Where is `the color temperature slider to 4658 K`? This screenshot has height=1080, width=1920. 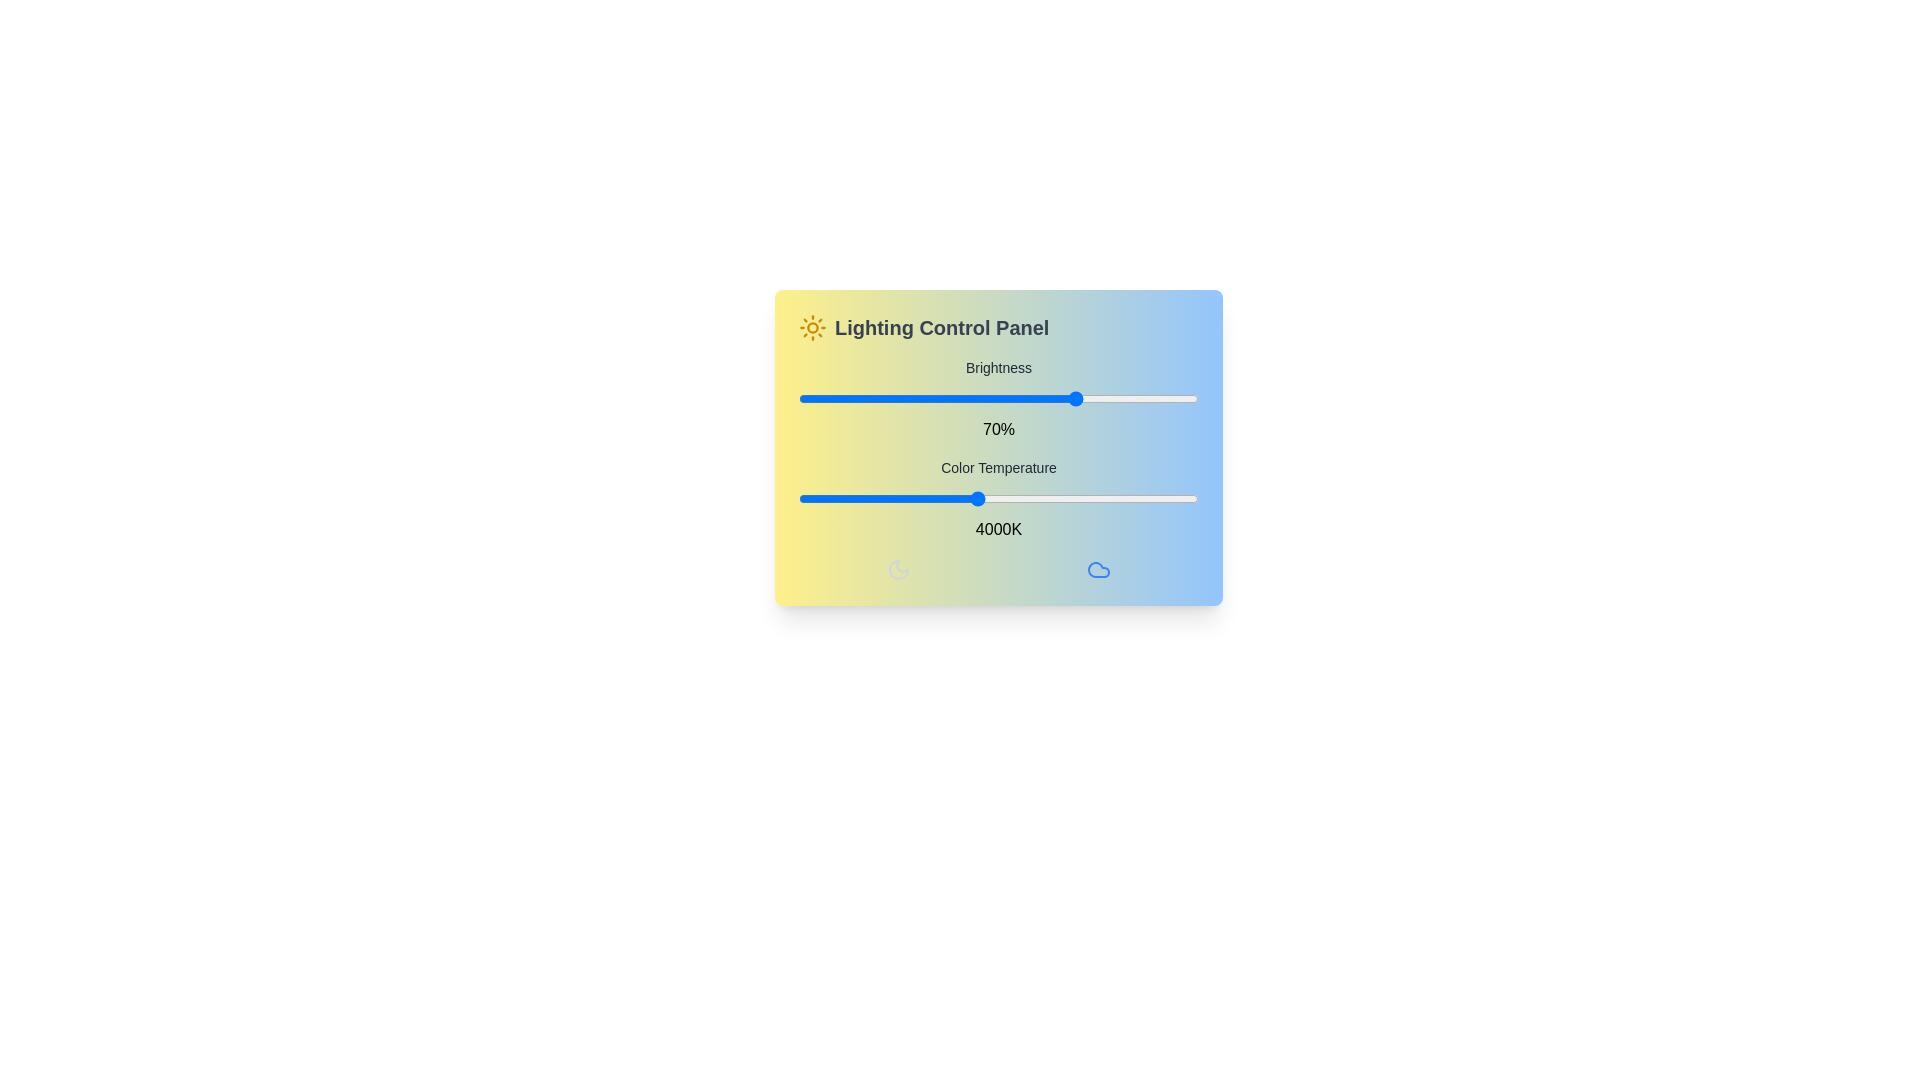
the color temperature slider to 4658 K is located at coordinates (1035, 497).